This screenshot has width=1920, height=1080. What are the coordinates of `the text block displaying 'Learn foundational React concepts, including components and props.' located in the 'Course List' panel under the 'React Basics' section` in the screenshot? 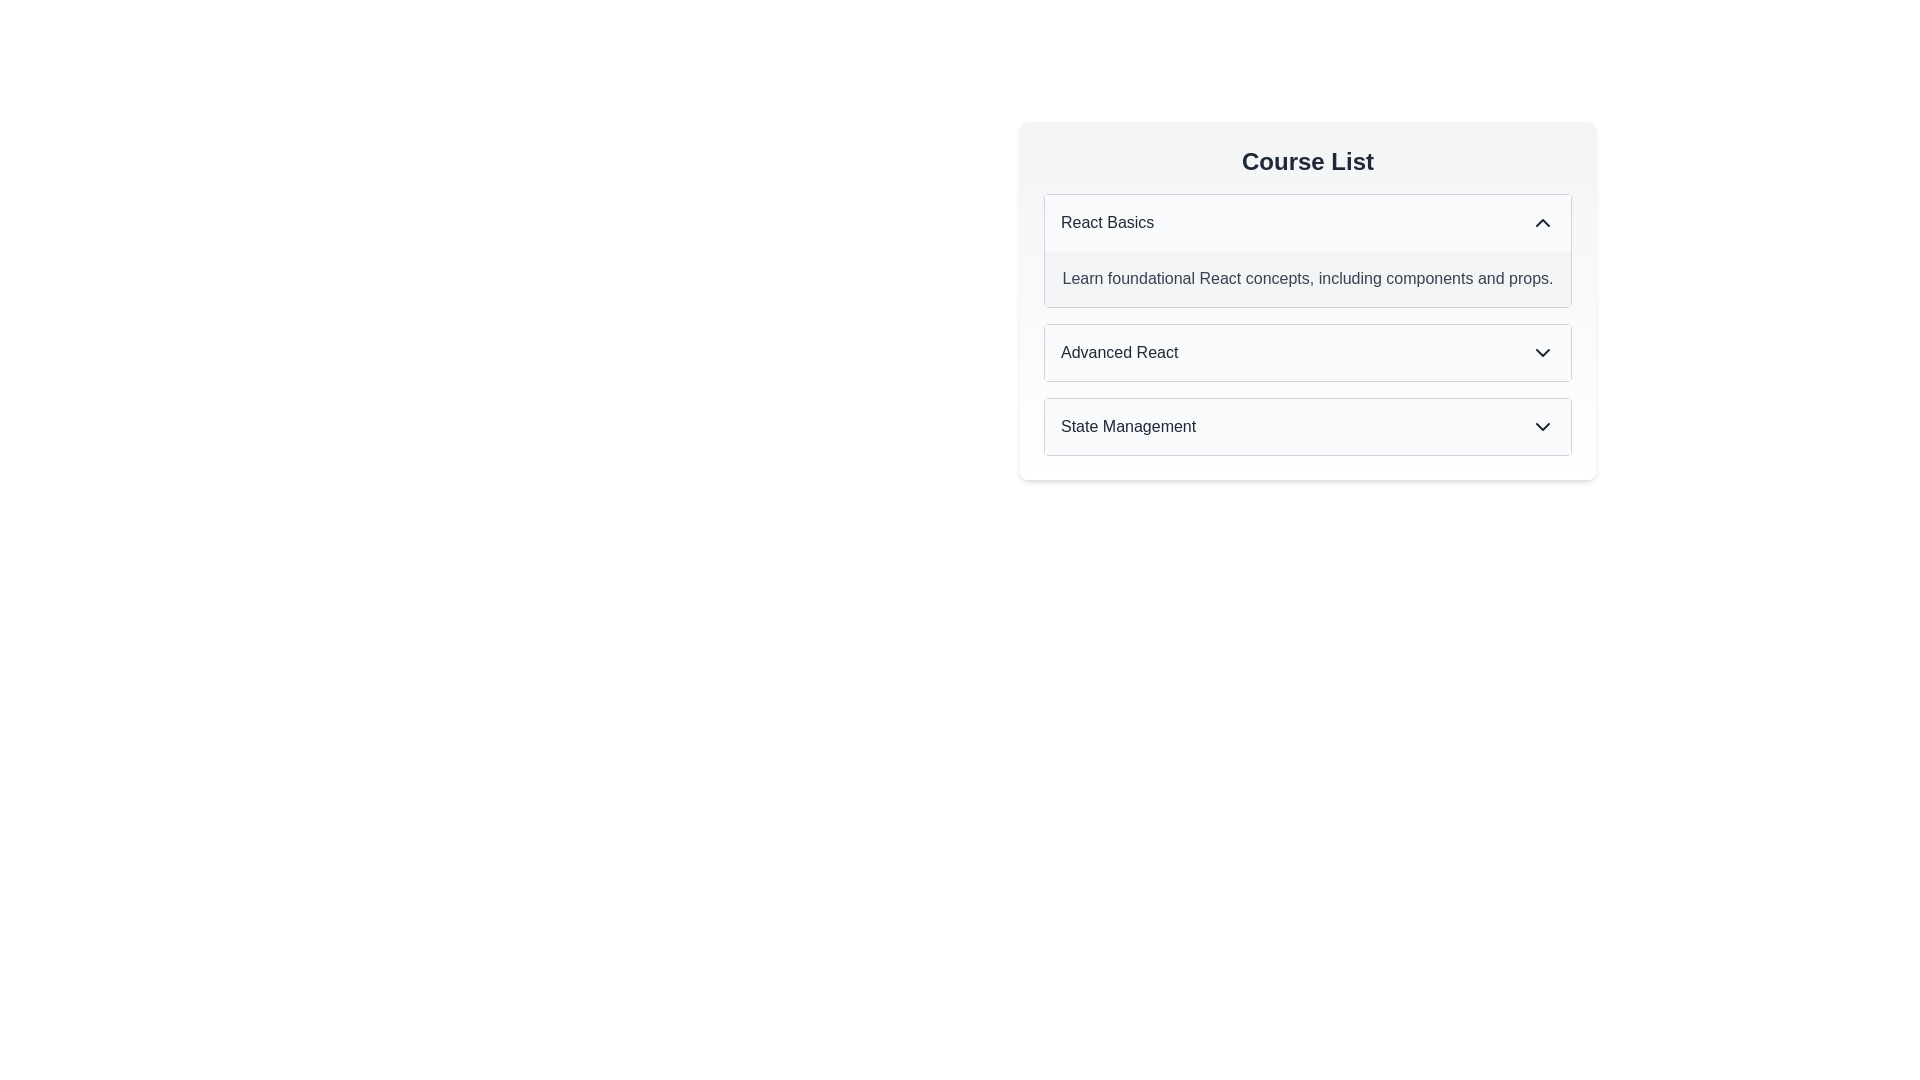 It's located at (1308, 278).